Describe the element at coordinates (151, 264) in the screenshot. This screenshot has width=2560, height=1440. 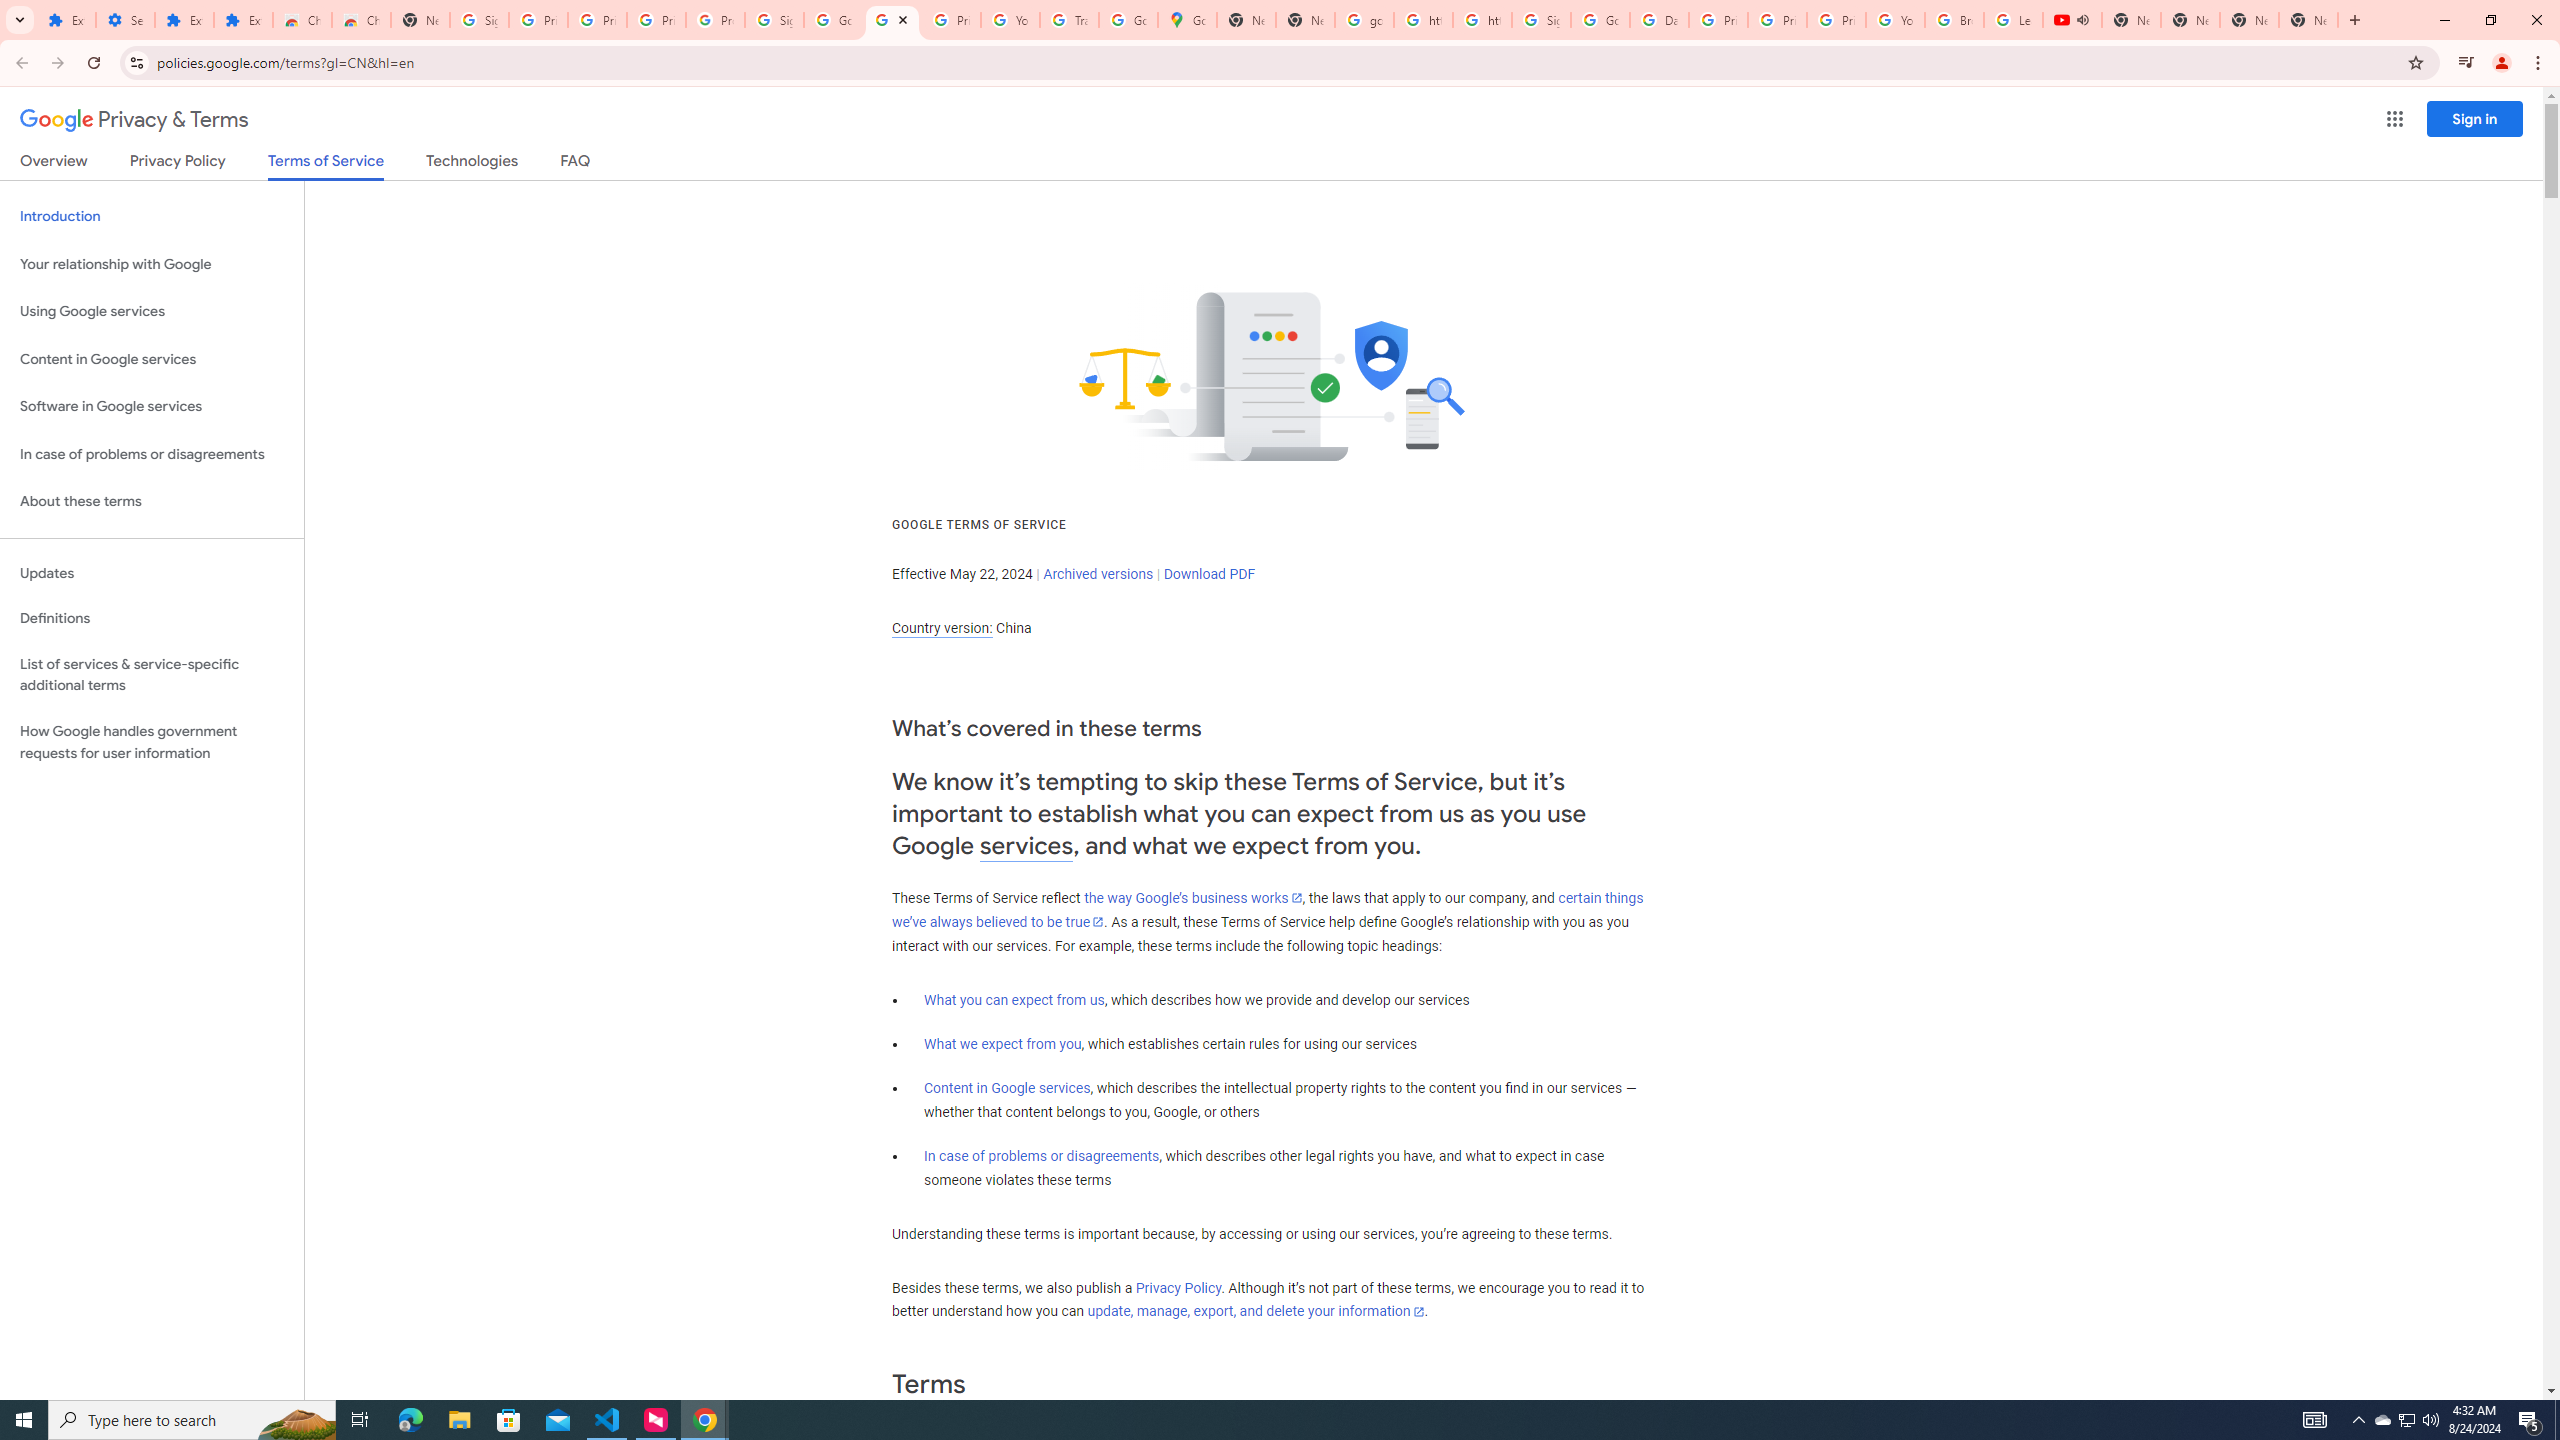
I see `'Your relationship with Google'` at that location.